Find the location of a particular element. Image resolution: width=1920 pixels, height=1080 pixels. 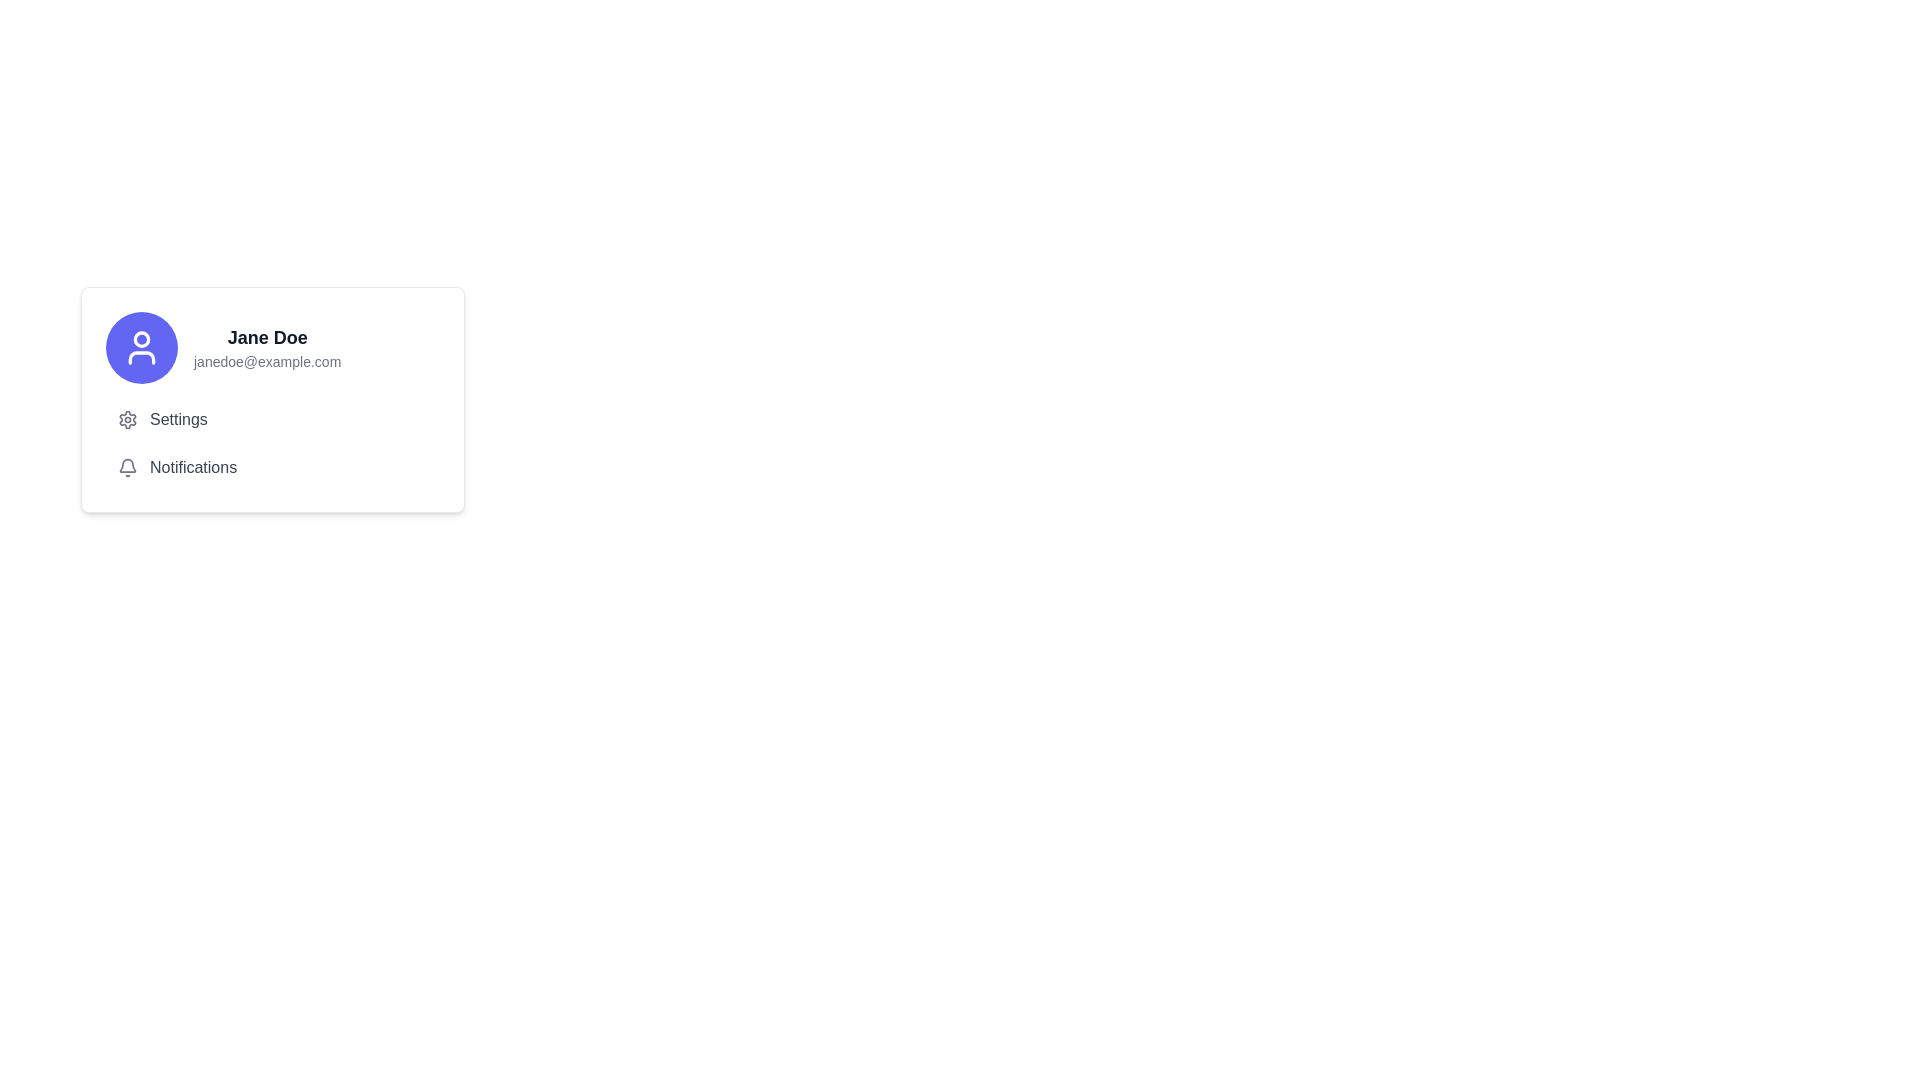

the notifications icon located in the settings section, which is the leftmost element and represents new or pending notifications is located at coordinates (127, 467).